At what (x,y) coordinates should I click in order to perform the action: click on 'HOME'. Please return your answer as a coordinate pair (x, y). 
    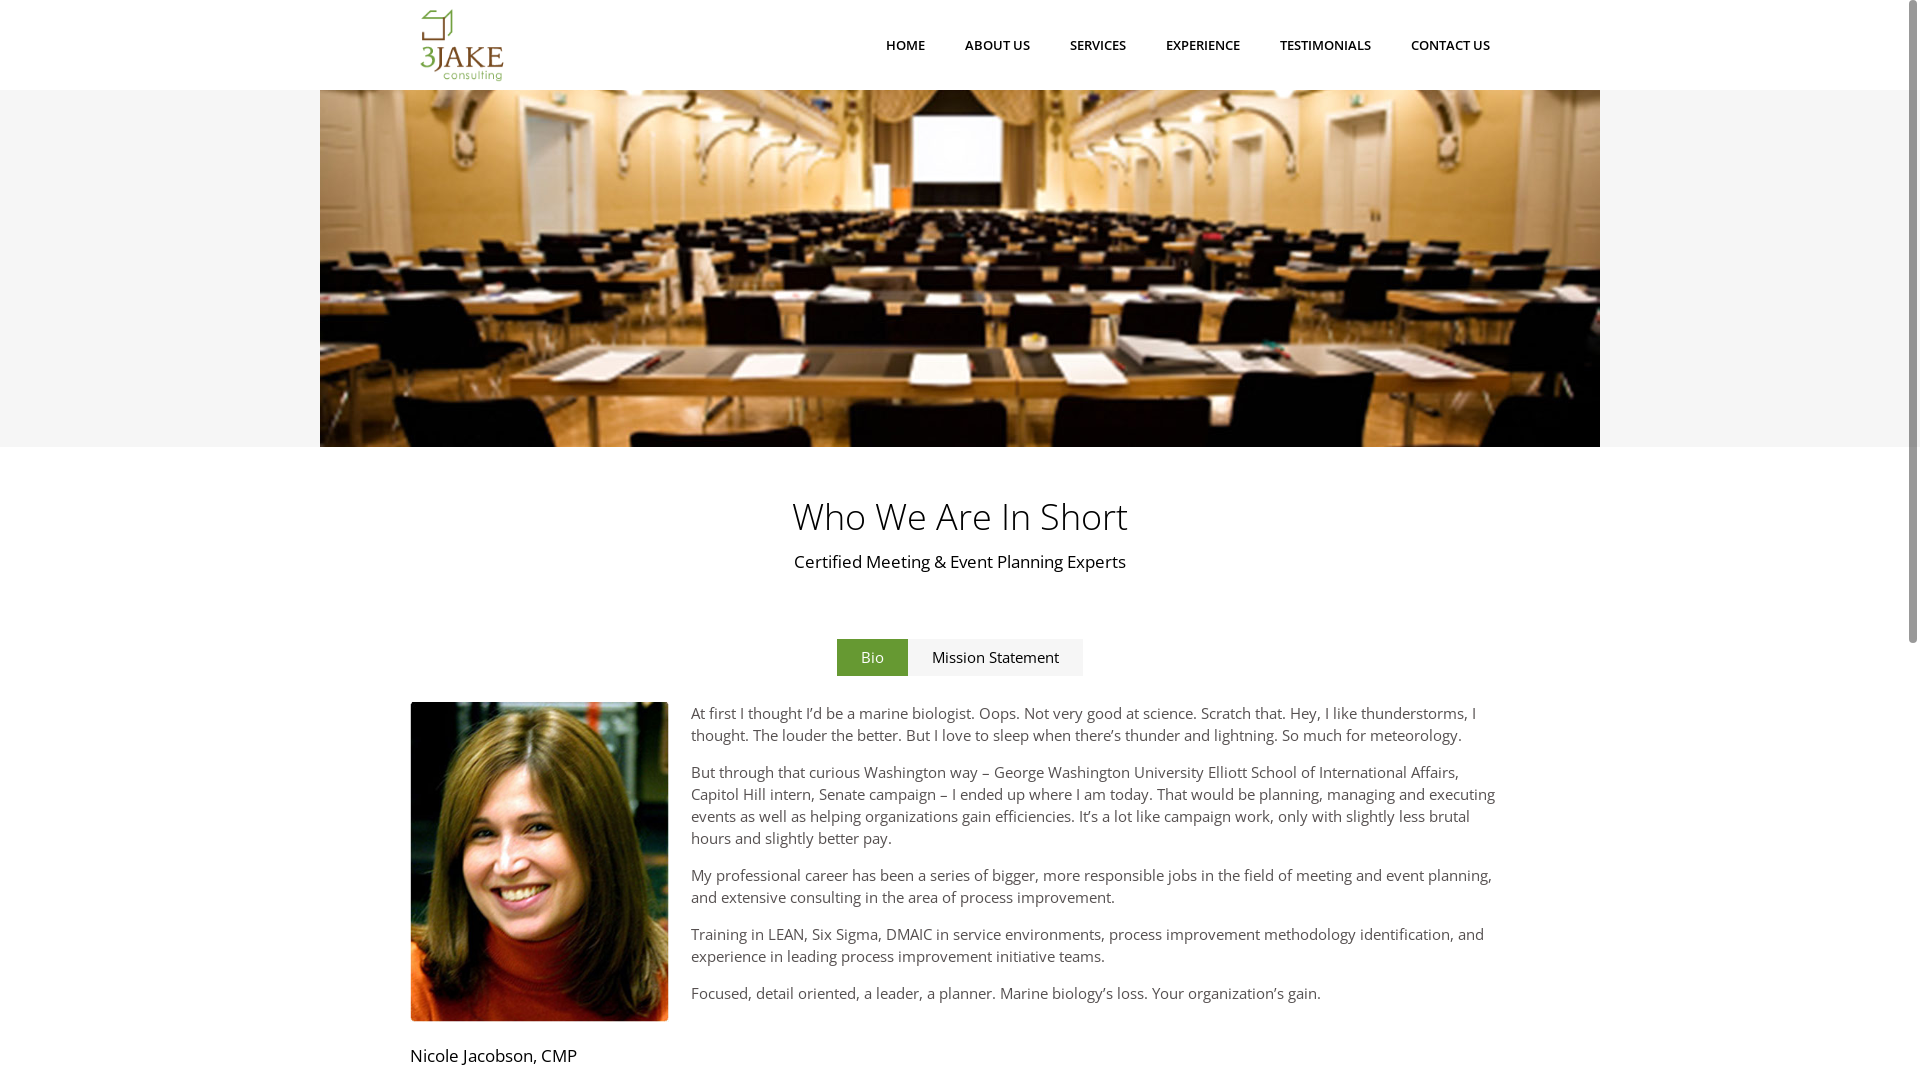
    Looking at the image, I should click on (904, 45).